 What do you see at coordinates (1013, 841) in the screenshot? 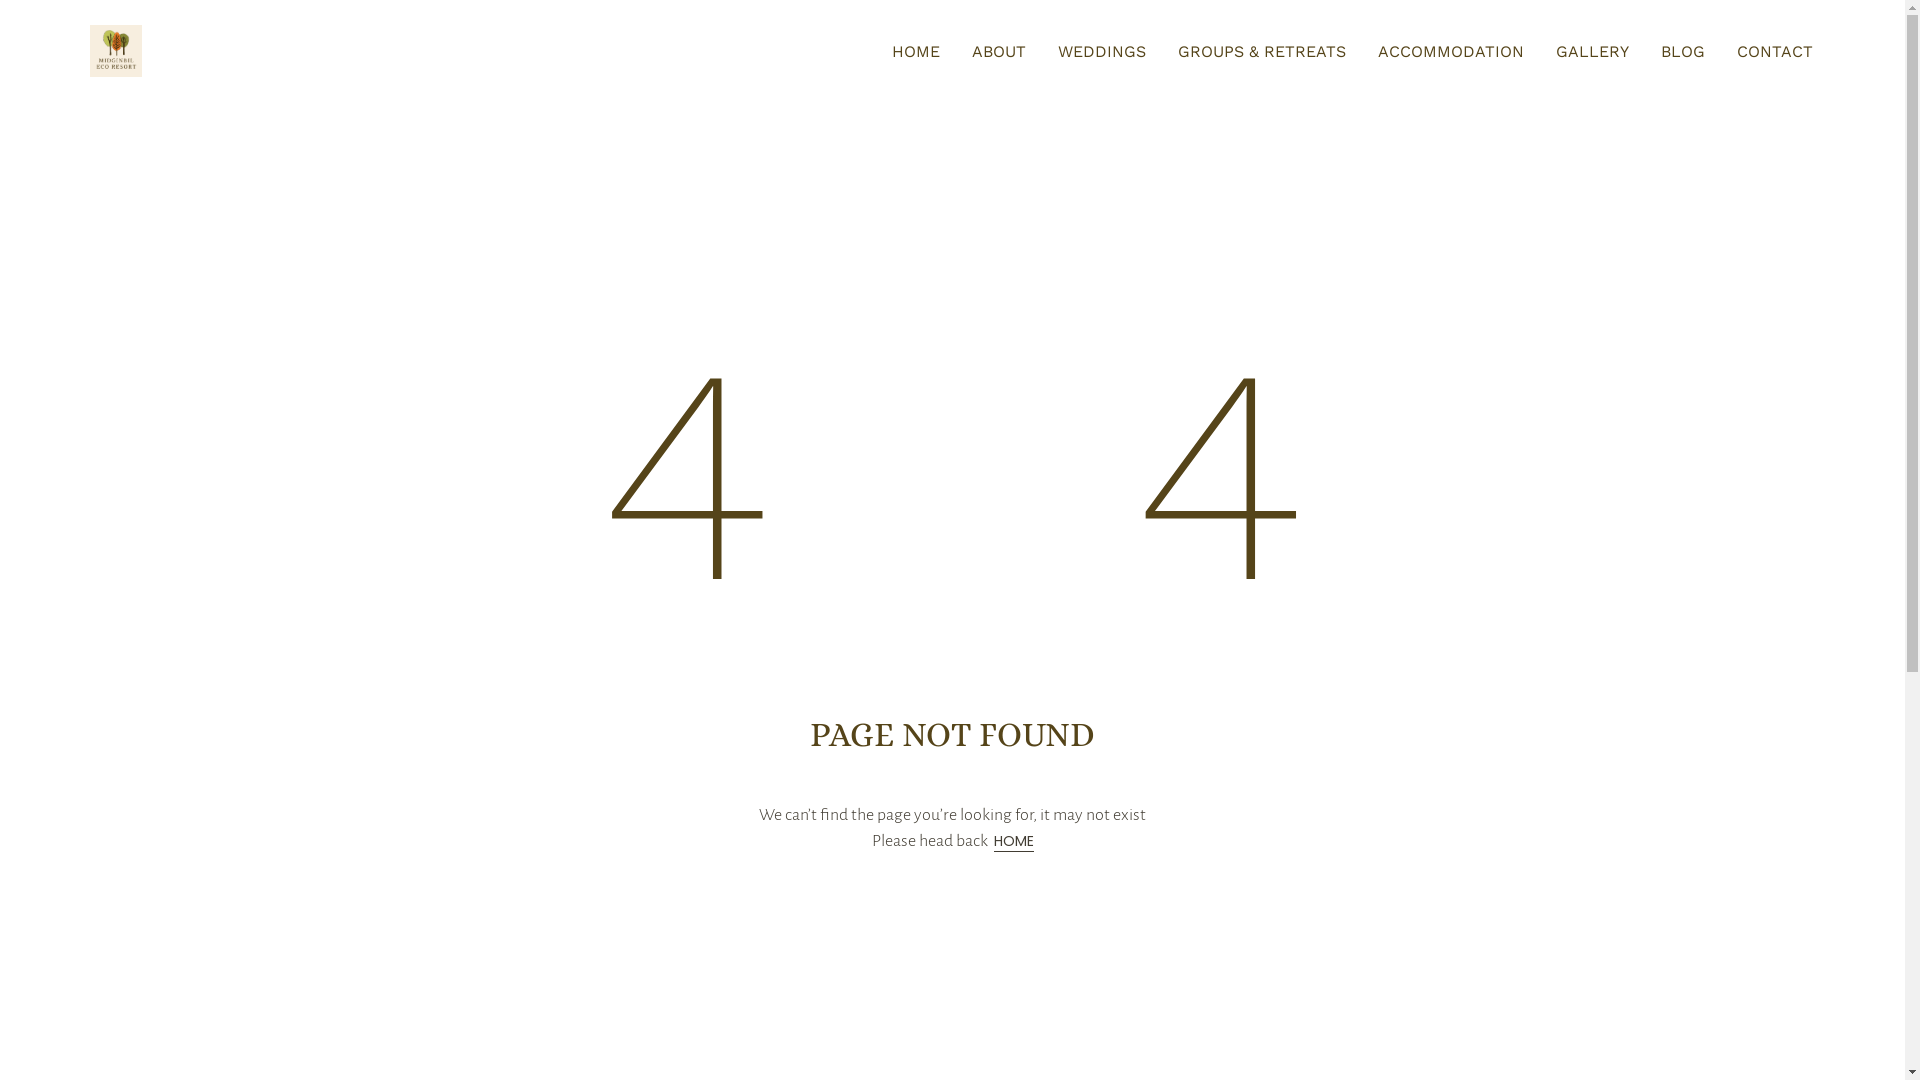
I see `'HOME'` at bounding box center [1013, 841].